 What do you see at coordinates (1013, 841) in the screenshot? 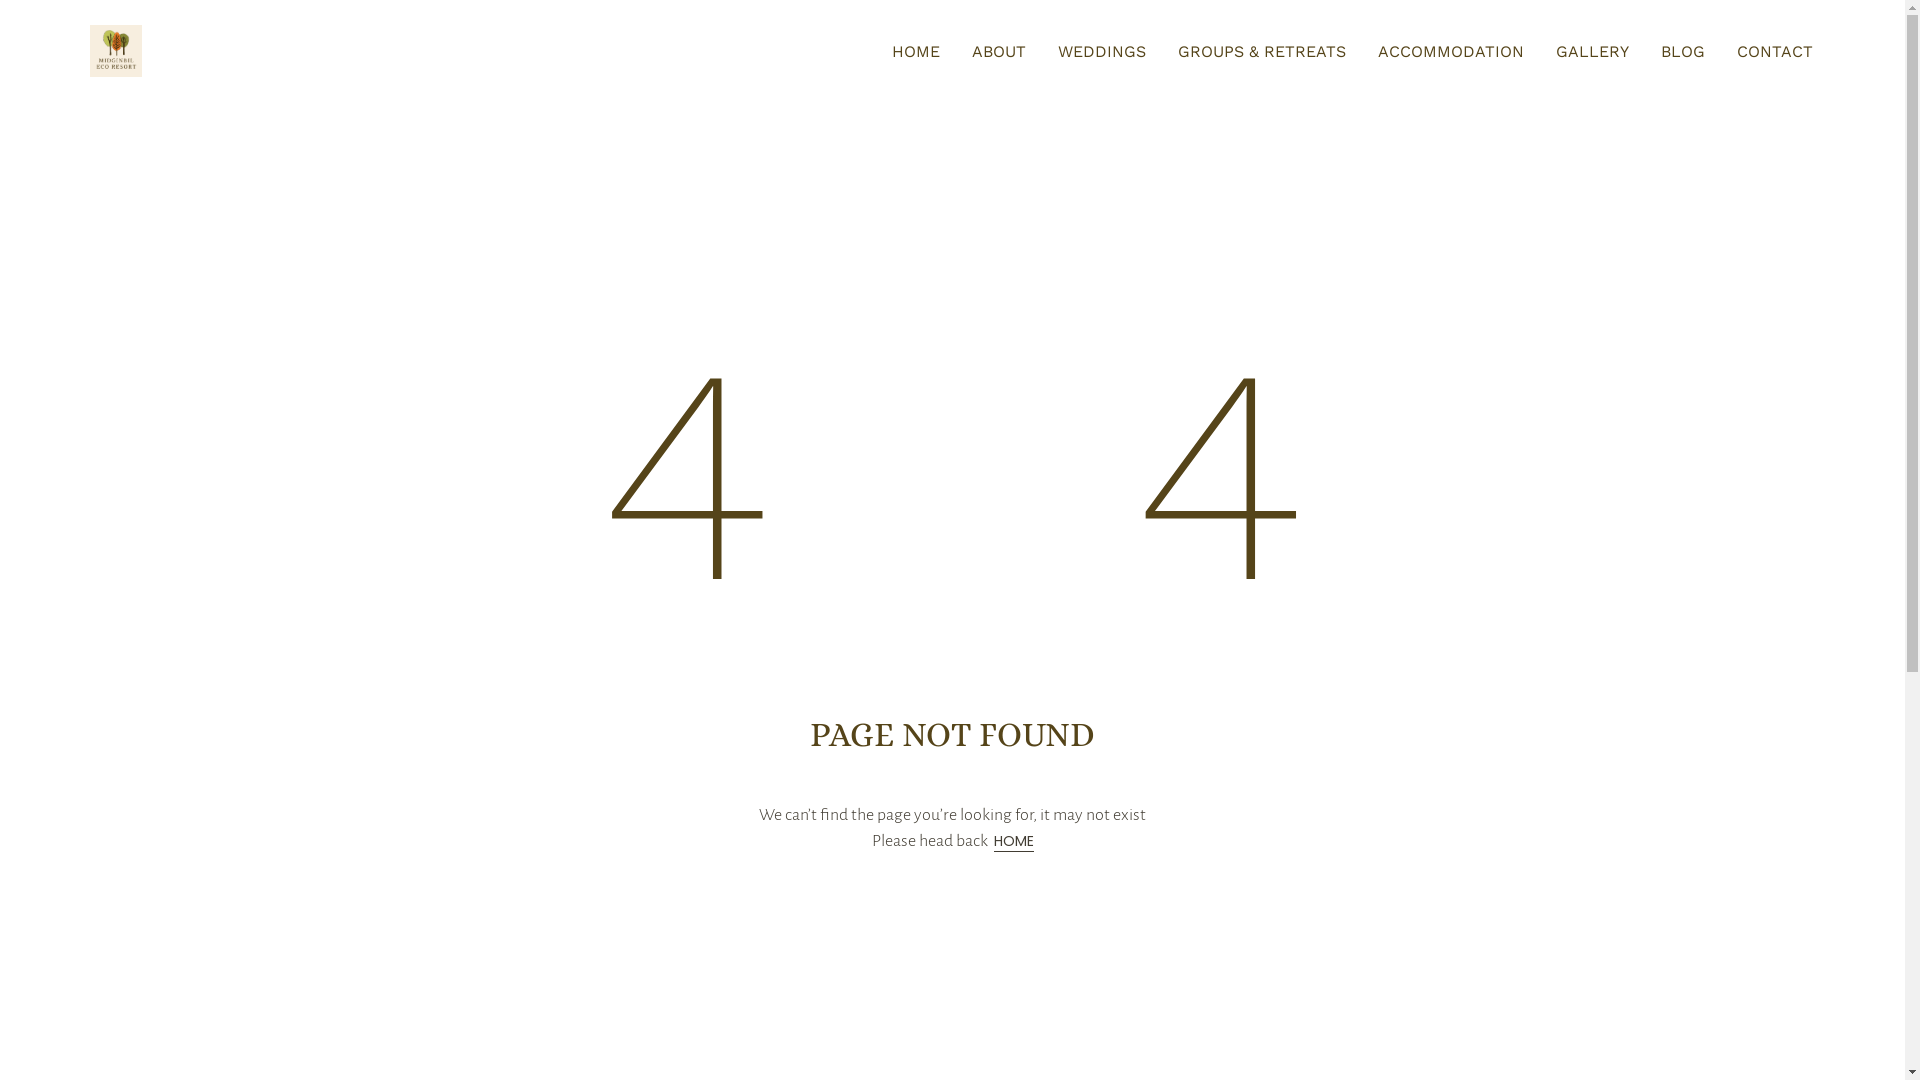
I see `'HOME'` at bounding box center [1013, 841].